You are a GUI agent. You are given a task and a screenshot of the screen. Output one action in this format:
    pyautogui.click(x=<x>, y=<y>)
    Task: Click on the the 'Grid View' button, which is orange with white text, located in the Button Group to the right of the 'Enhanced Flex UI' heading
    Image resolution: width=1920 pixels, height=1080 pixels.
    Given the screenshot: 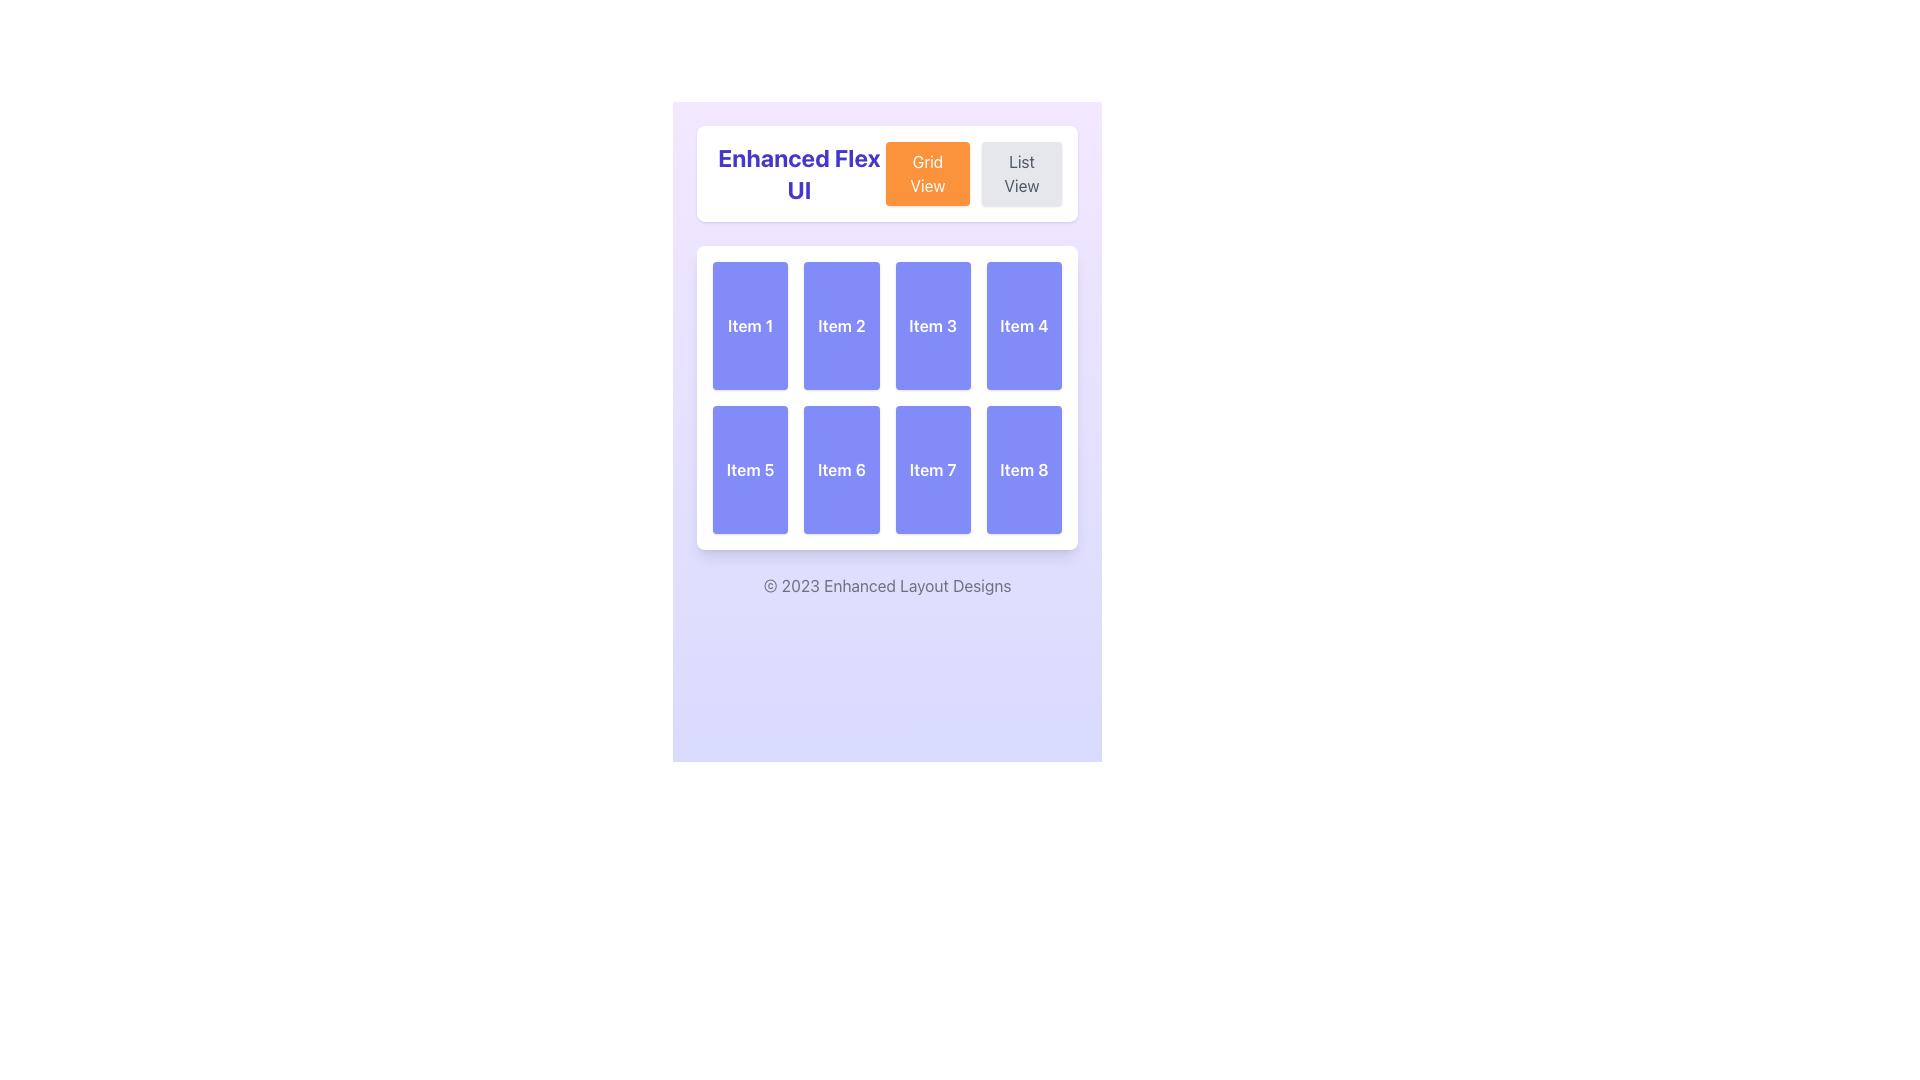 What is the action you would take?
    pyautogui.click(x=974, y=172)
    